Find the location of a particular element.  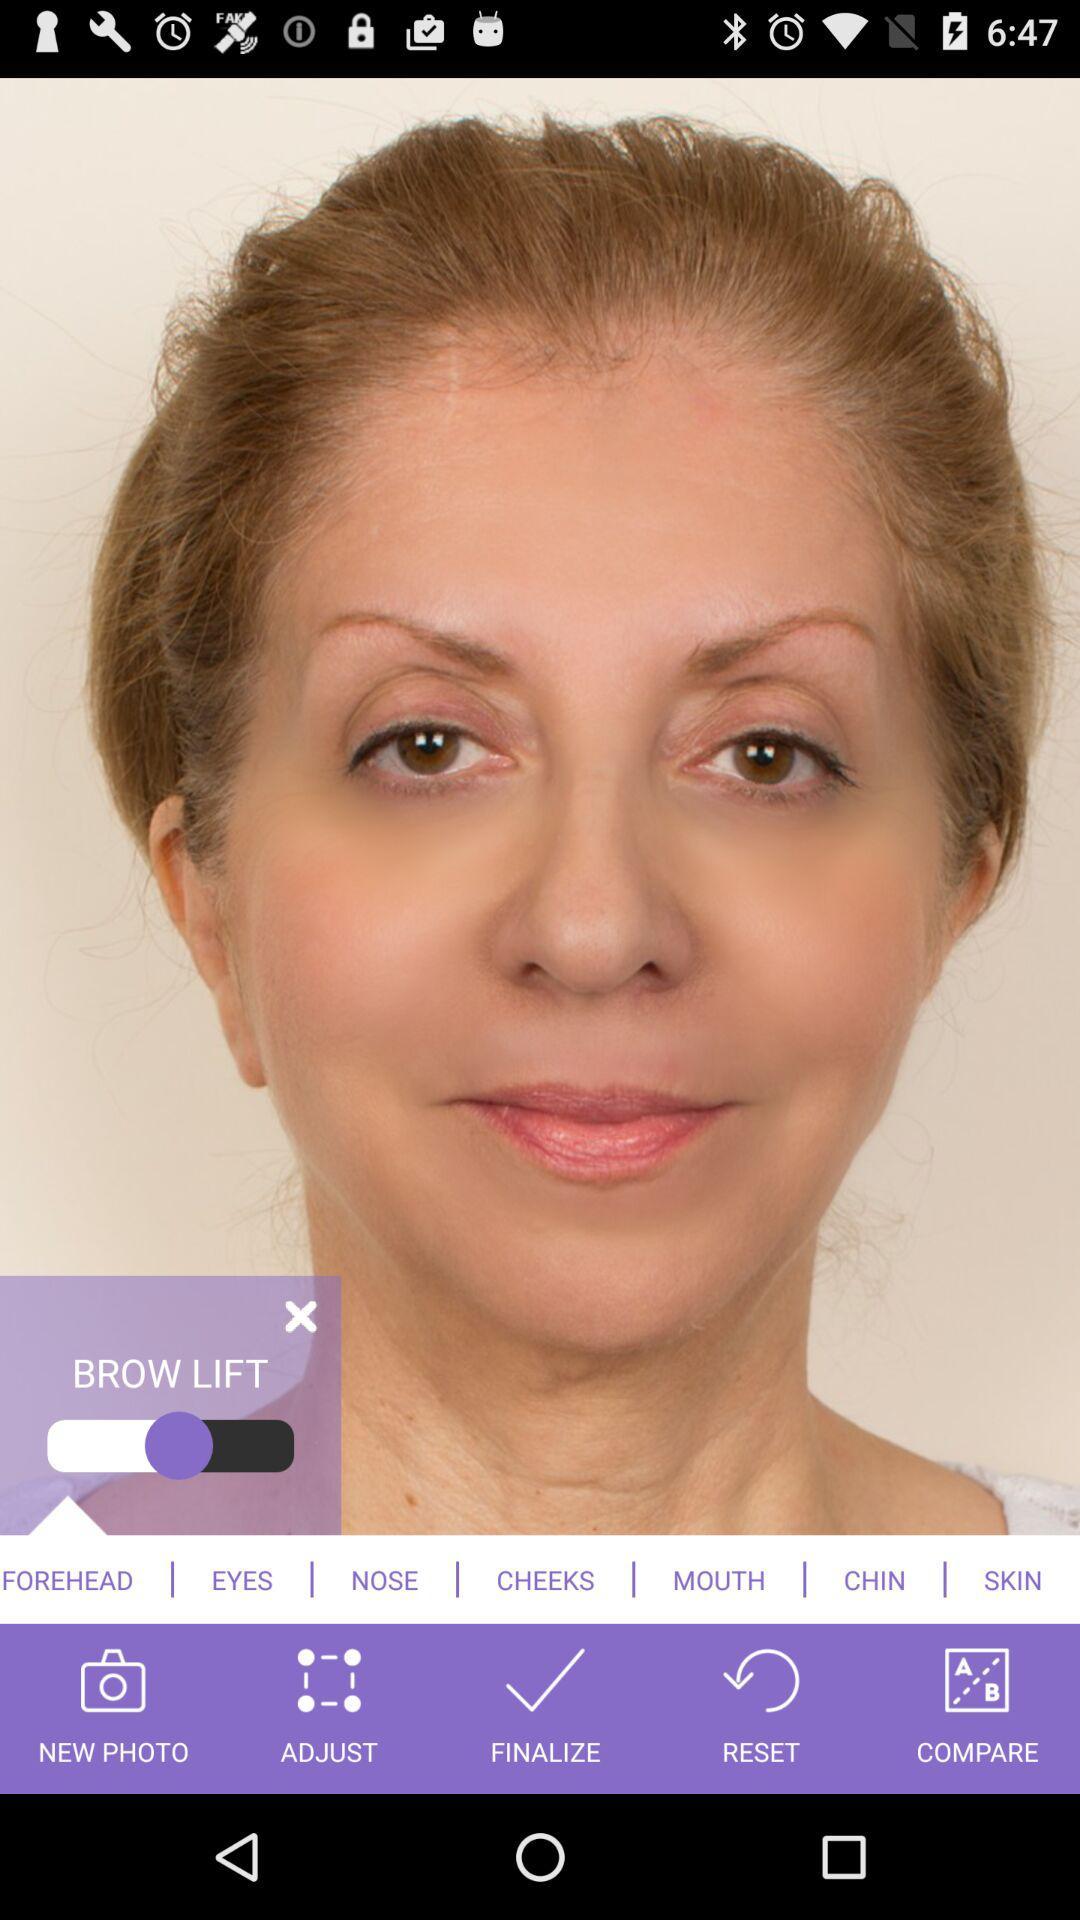

the nose app is located at coordinates (384, 1578).